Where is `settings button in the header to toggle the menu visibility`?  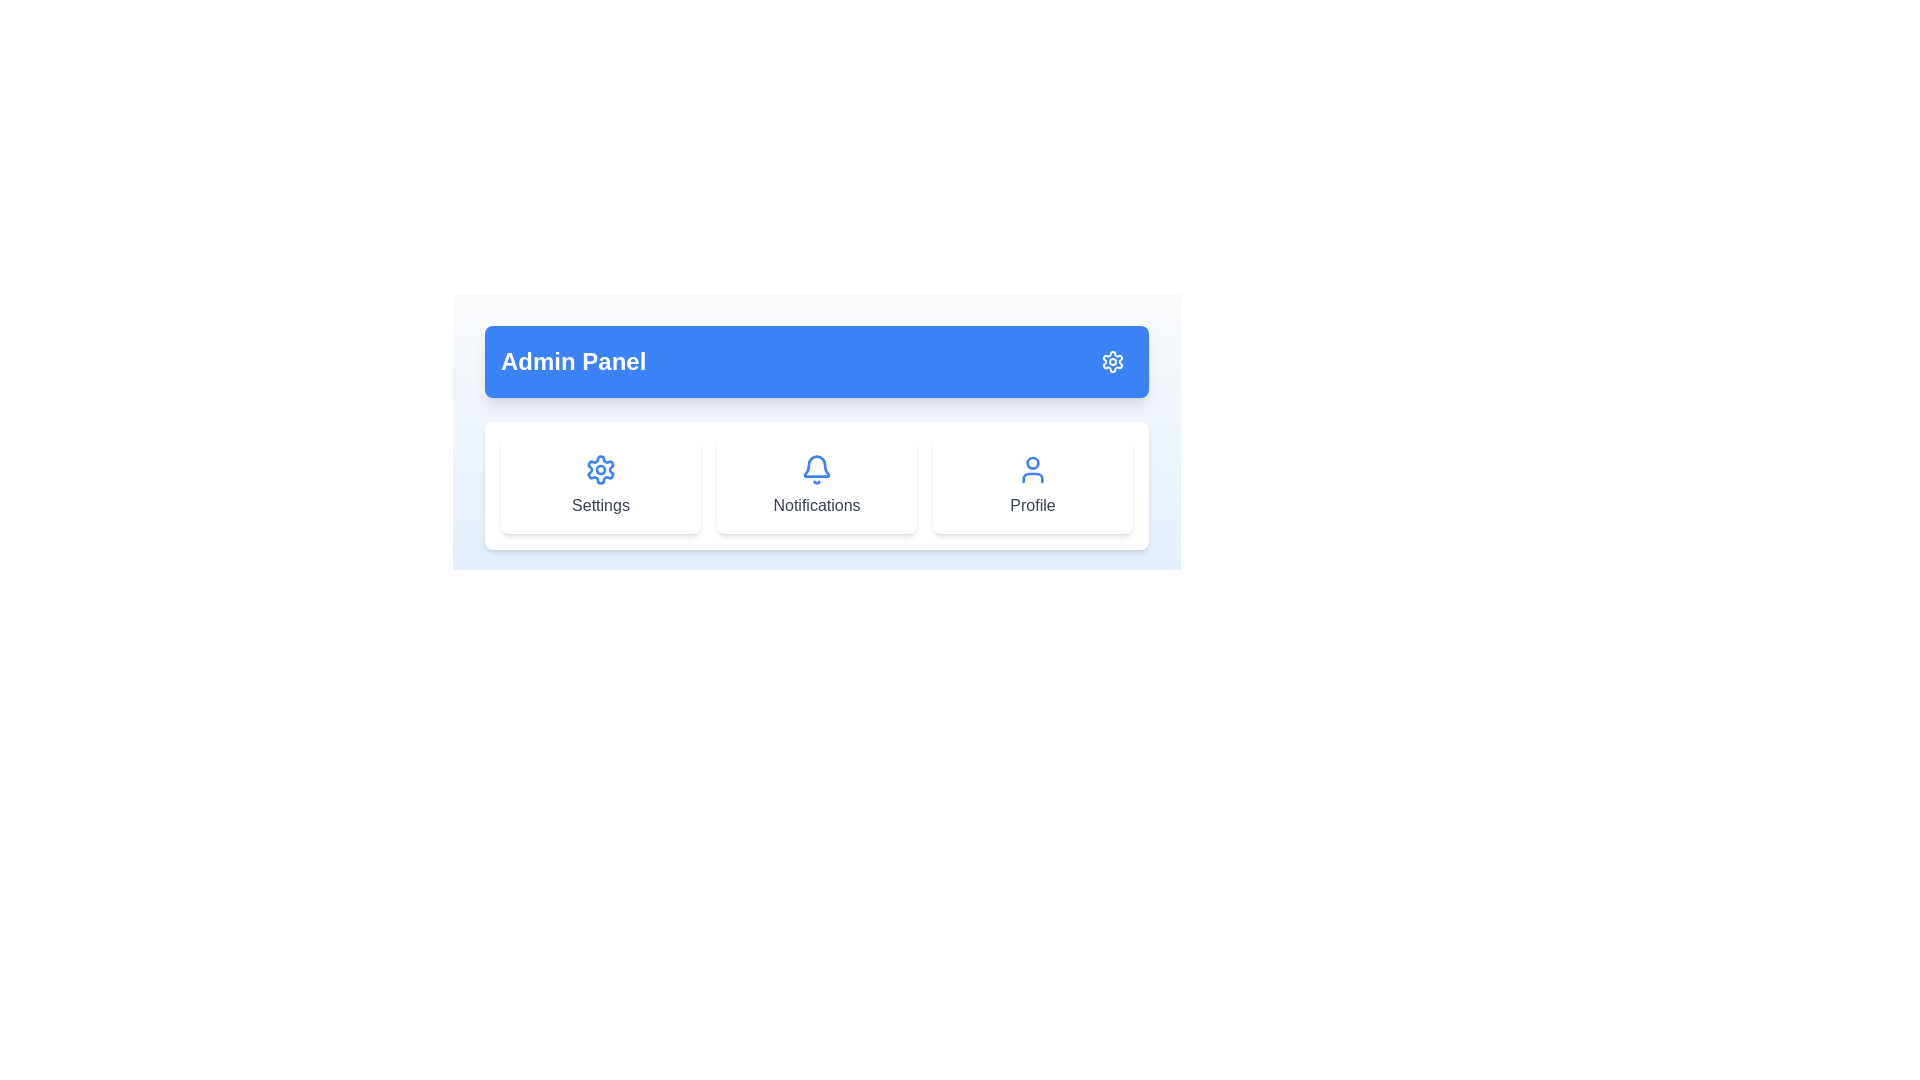
settings button in the header to toggle the menu visibility is located at coordinates (1112, 362).